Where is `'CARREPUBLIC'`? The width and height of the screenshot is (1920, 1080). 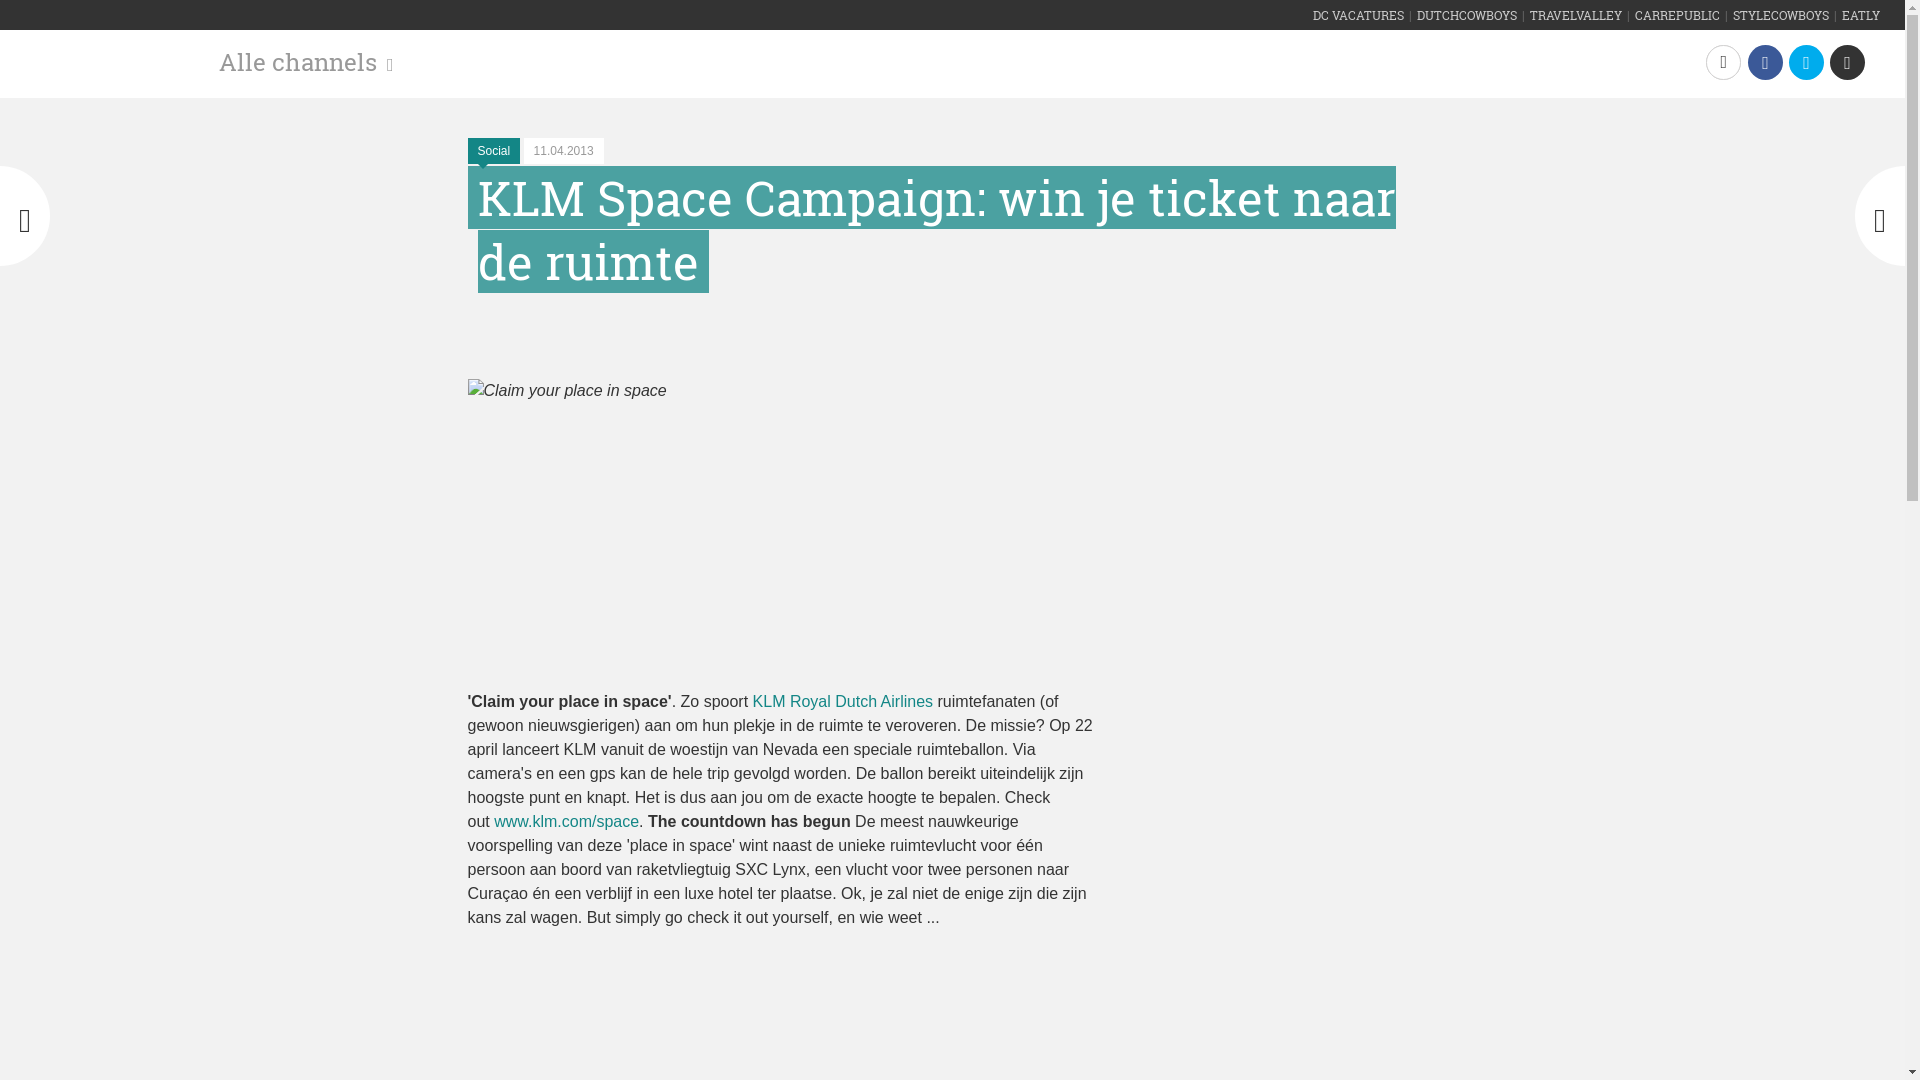
'CARREPUBLIC' is located at coordinates (1677, 15).